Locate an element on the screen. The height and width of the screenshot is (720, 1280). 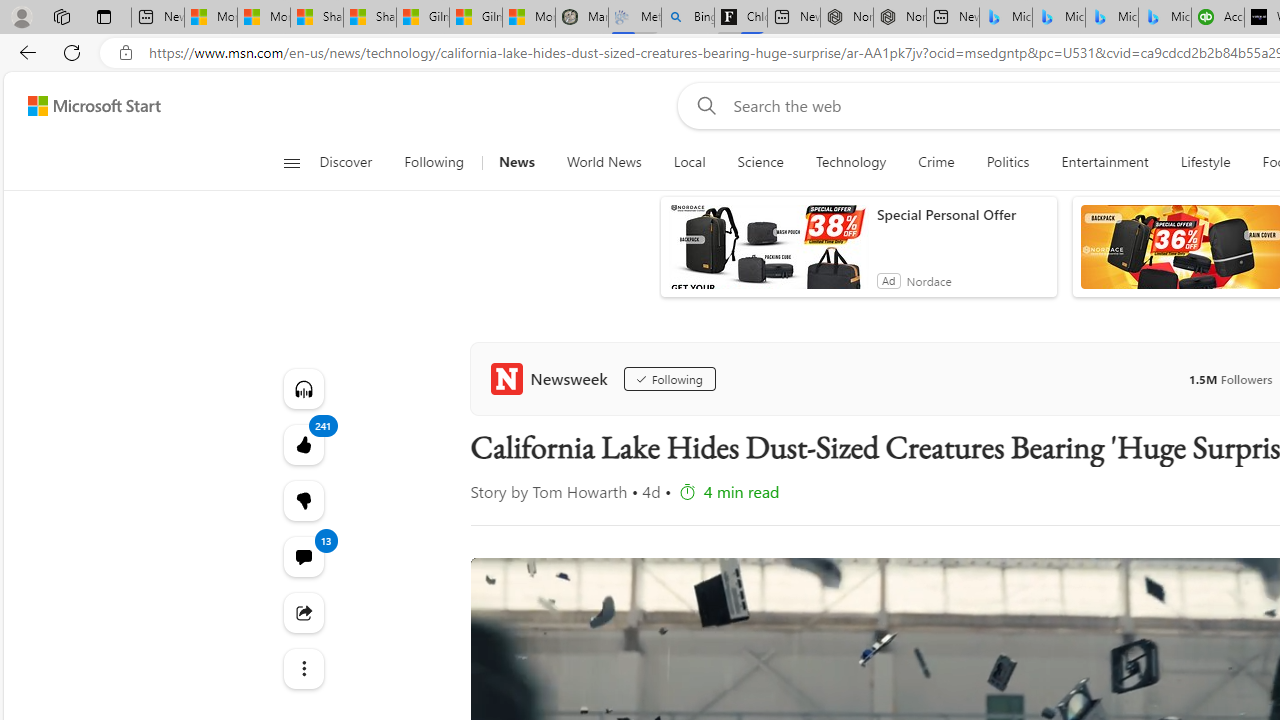
'Skip to content' is located at coordinates (86, 105).